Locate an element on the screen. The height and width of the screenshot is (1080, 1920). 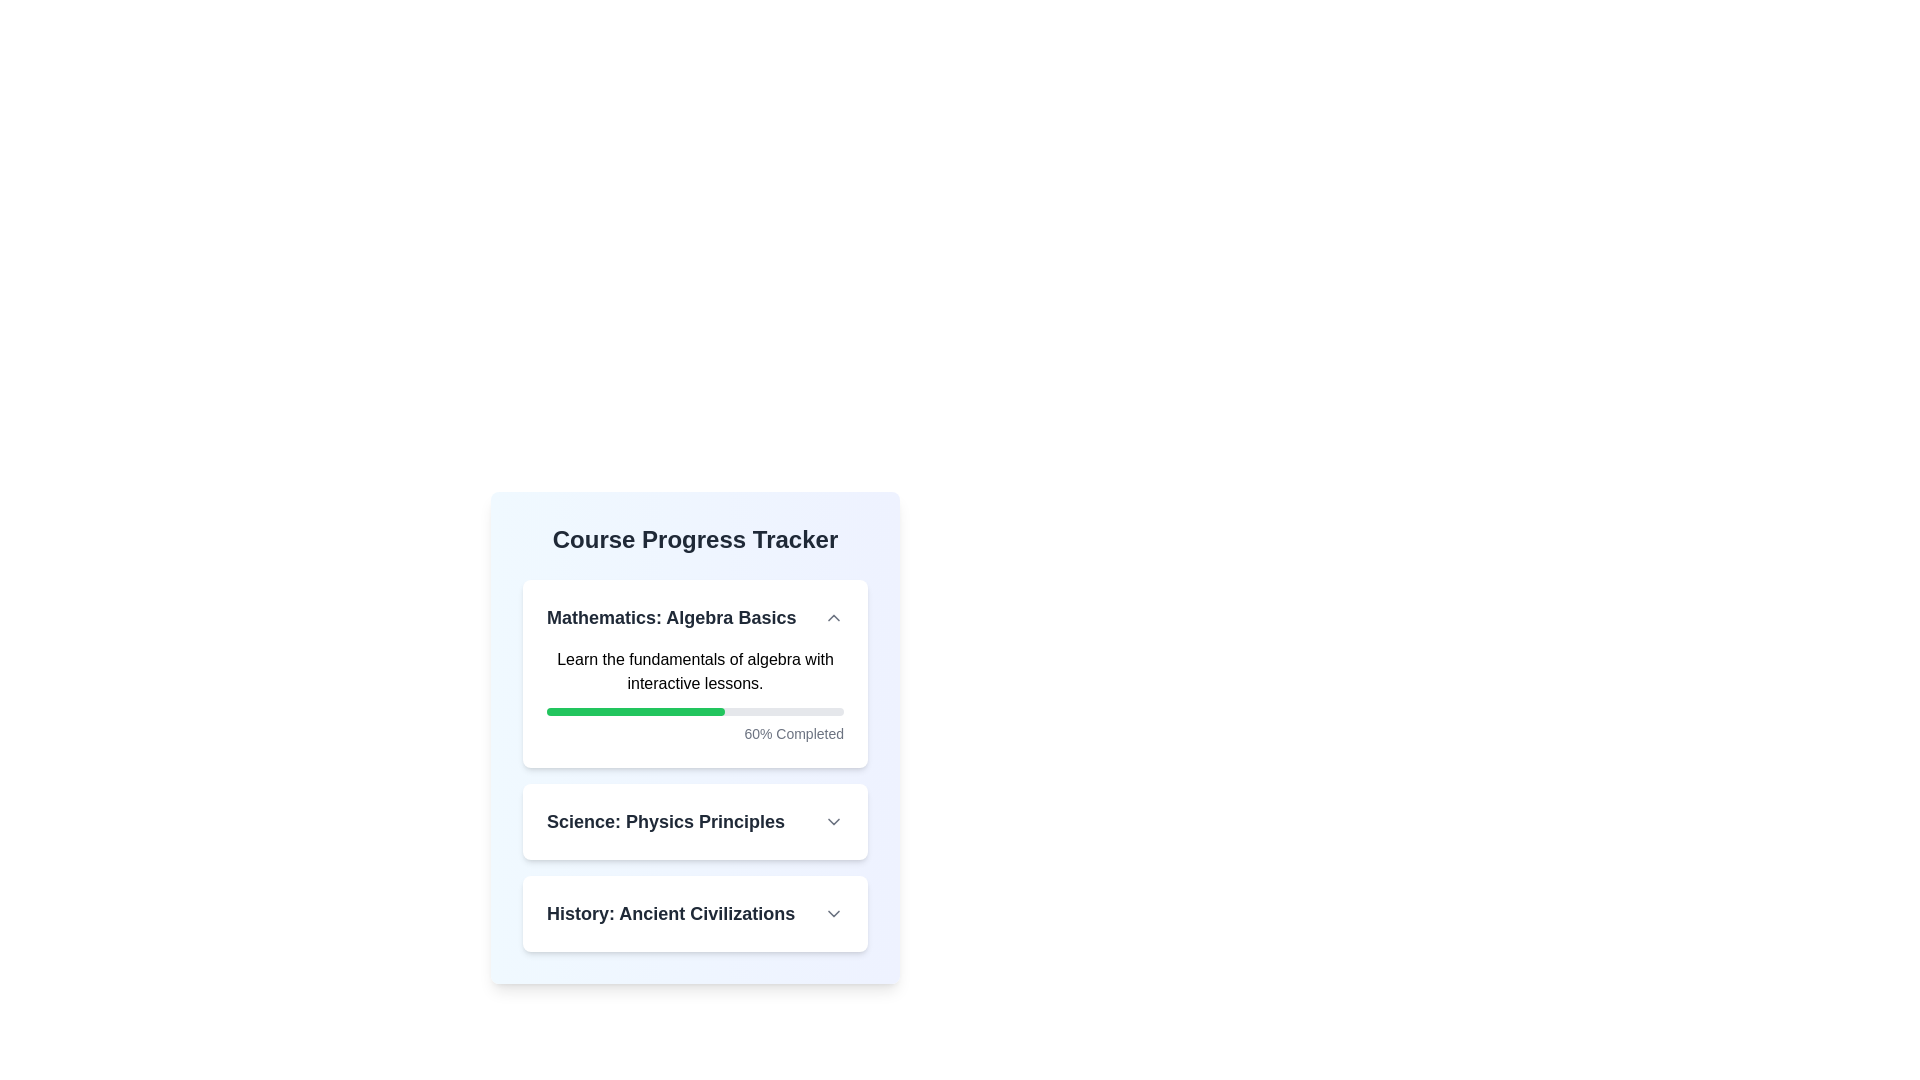
the 'History: Ancient Civilizations' text label with a chevron icon is located at coordinates (695, 914).